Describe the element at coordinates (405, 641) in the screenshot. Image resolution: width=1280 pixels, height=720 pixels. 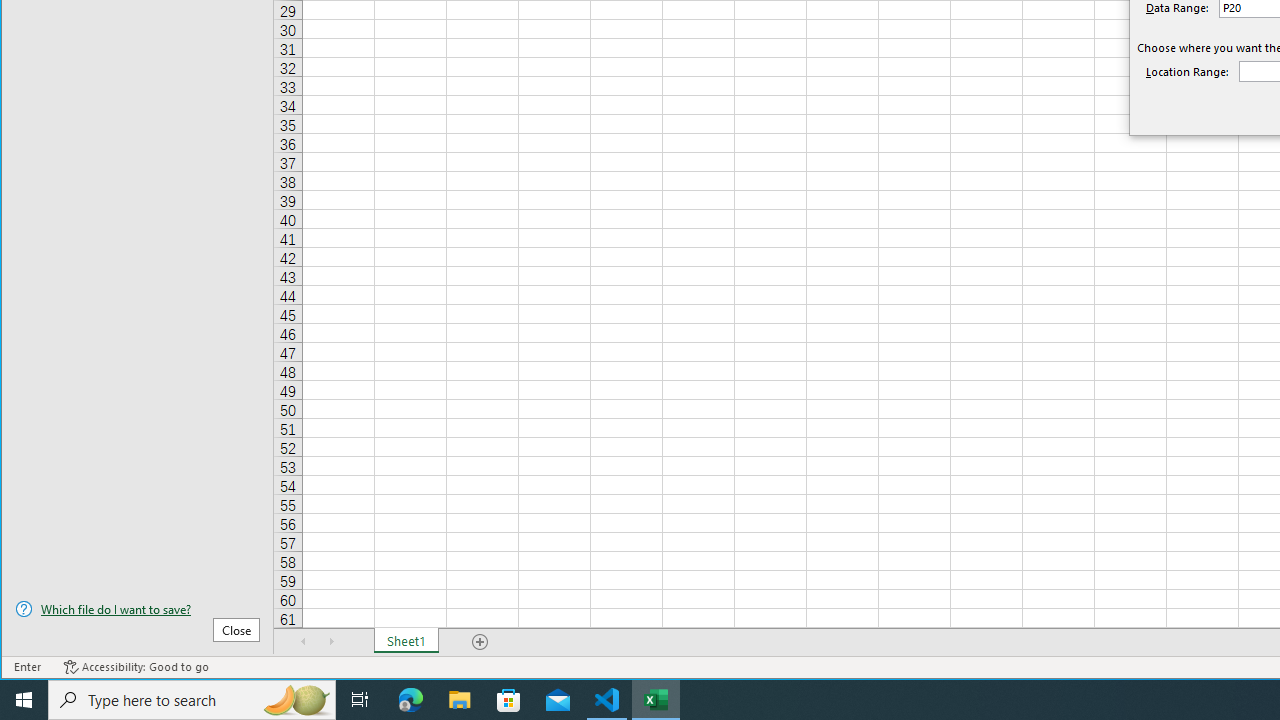
I see `'Sheet1'` at that location.